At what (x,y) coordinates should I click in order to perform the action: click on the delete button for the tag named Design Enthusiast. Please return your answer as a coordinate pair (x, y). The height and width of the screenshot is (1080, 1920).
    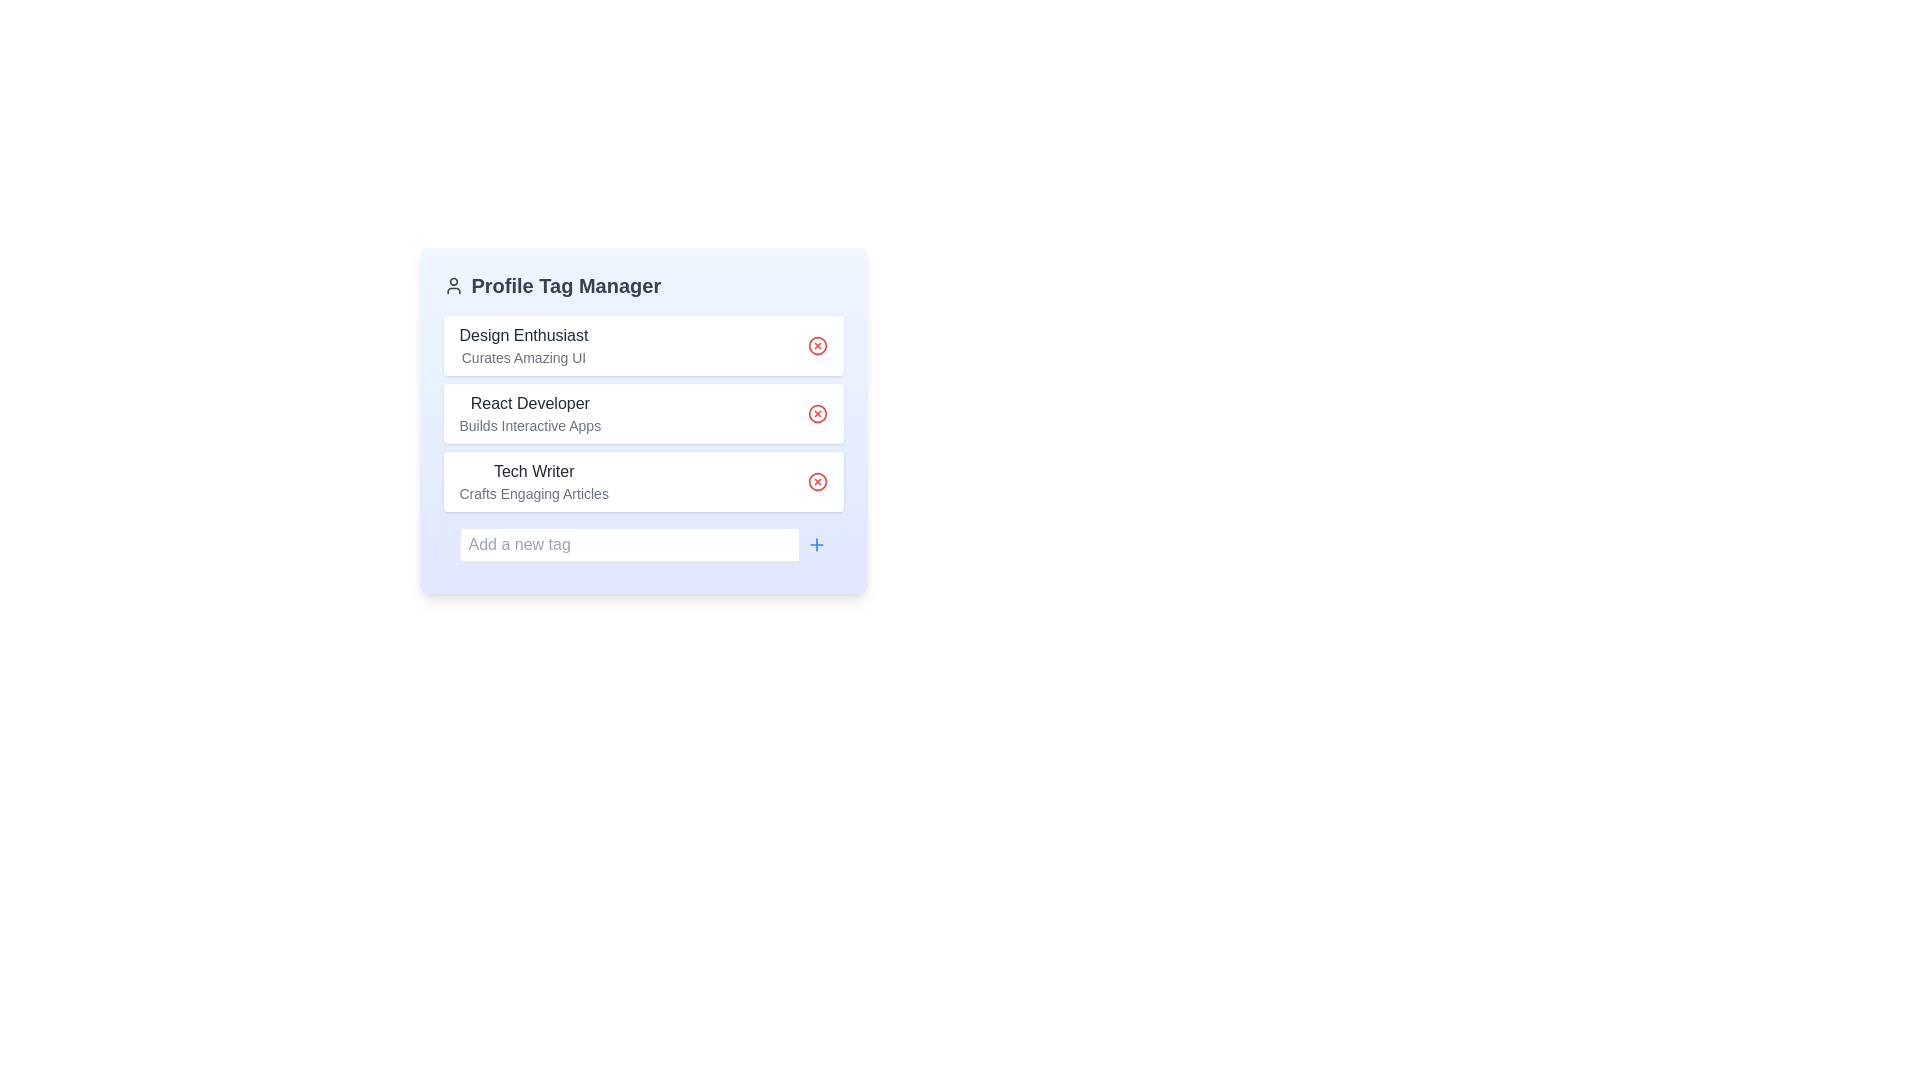
    Looking at the image, I should click on (817, 345).